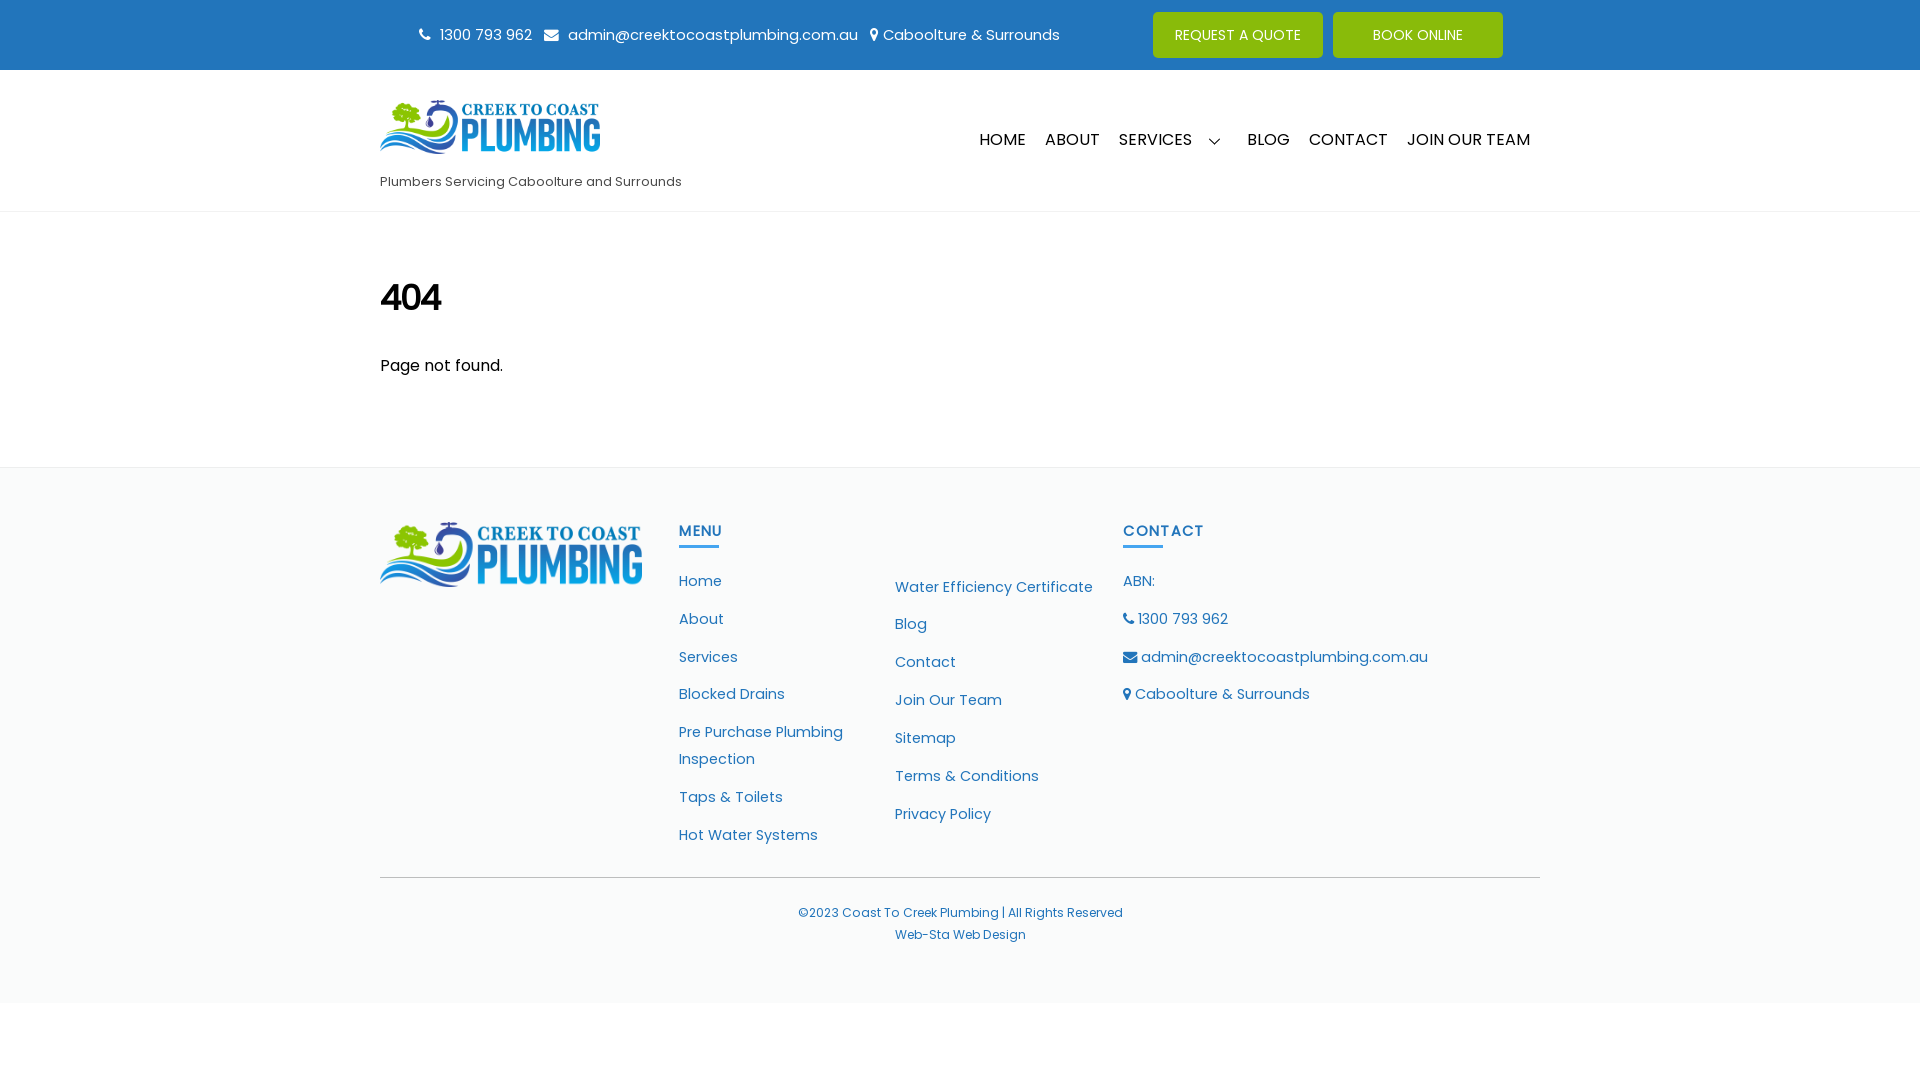 The width and height of the screenshot is (1920, 1080). What do you see at coordinates (958, 934) in the screenshot?
I see `'Web-Sta Web Design'` at bounding box center [958, 934].